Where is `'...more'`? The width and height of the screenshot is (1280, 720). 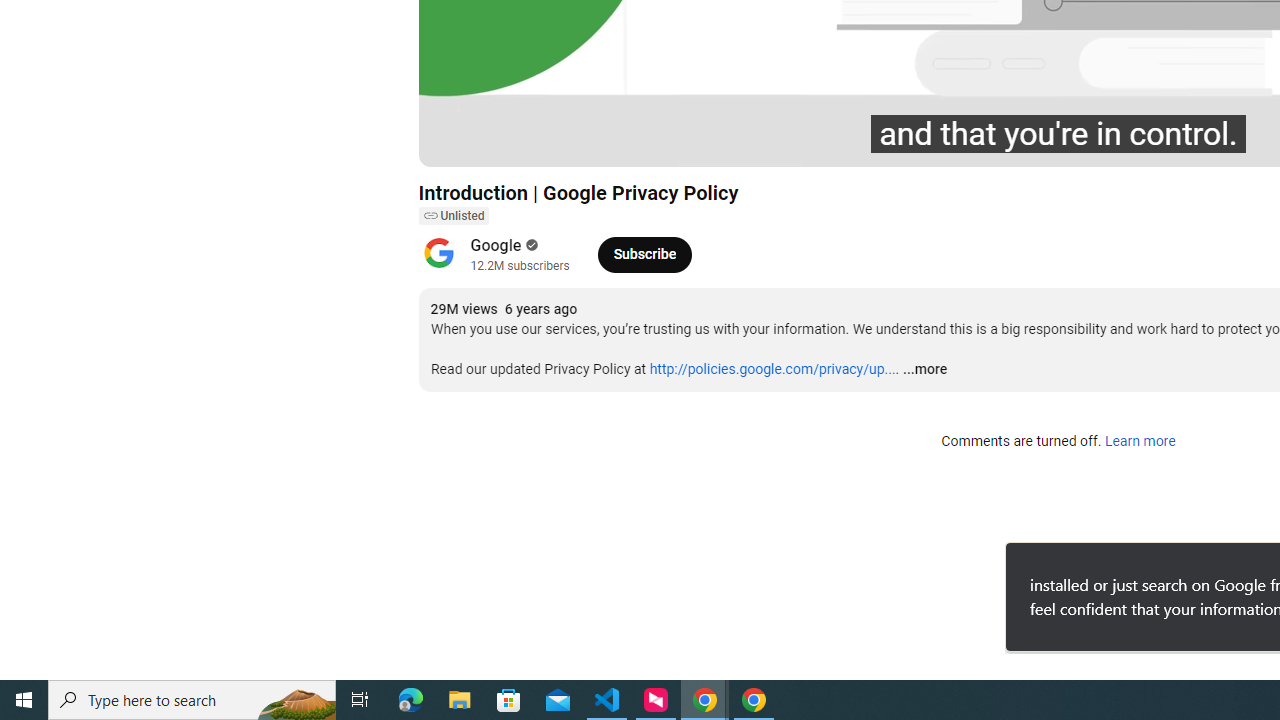 '...more' is located at coordinates (923, 370).